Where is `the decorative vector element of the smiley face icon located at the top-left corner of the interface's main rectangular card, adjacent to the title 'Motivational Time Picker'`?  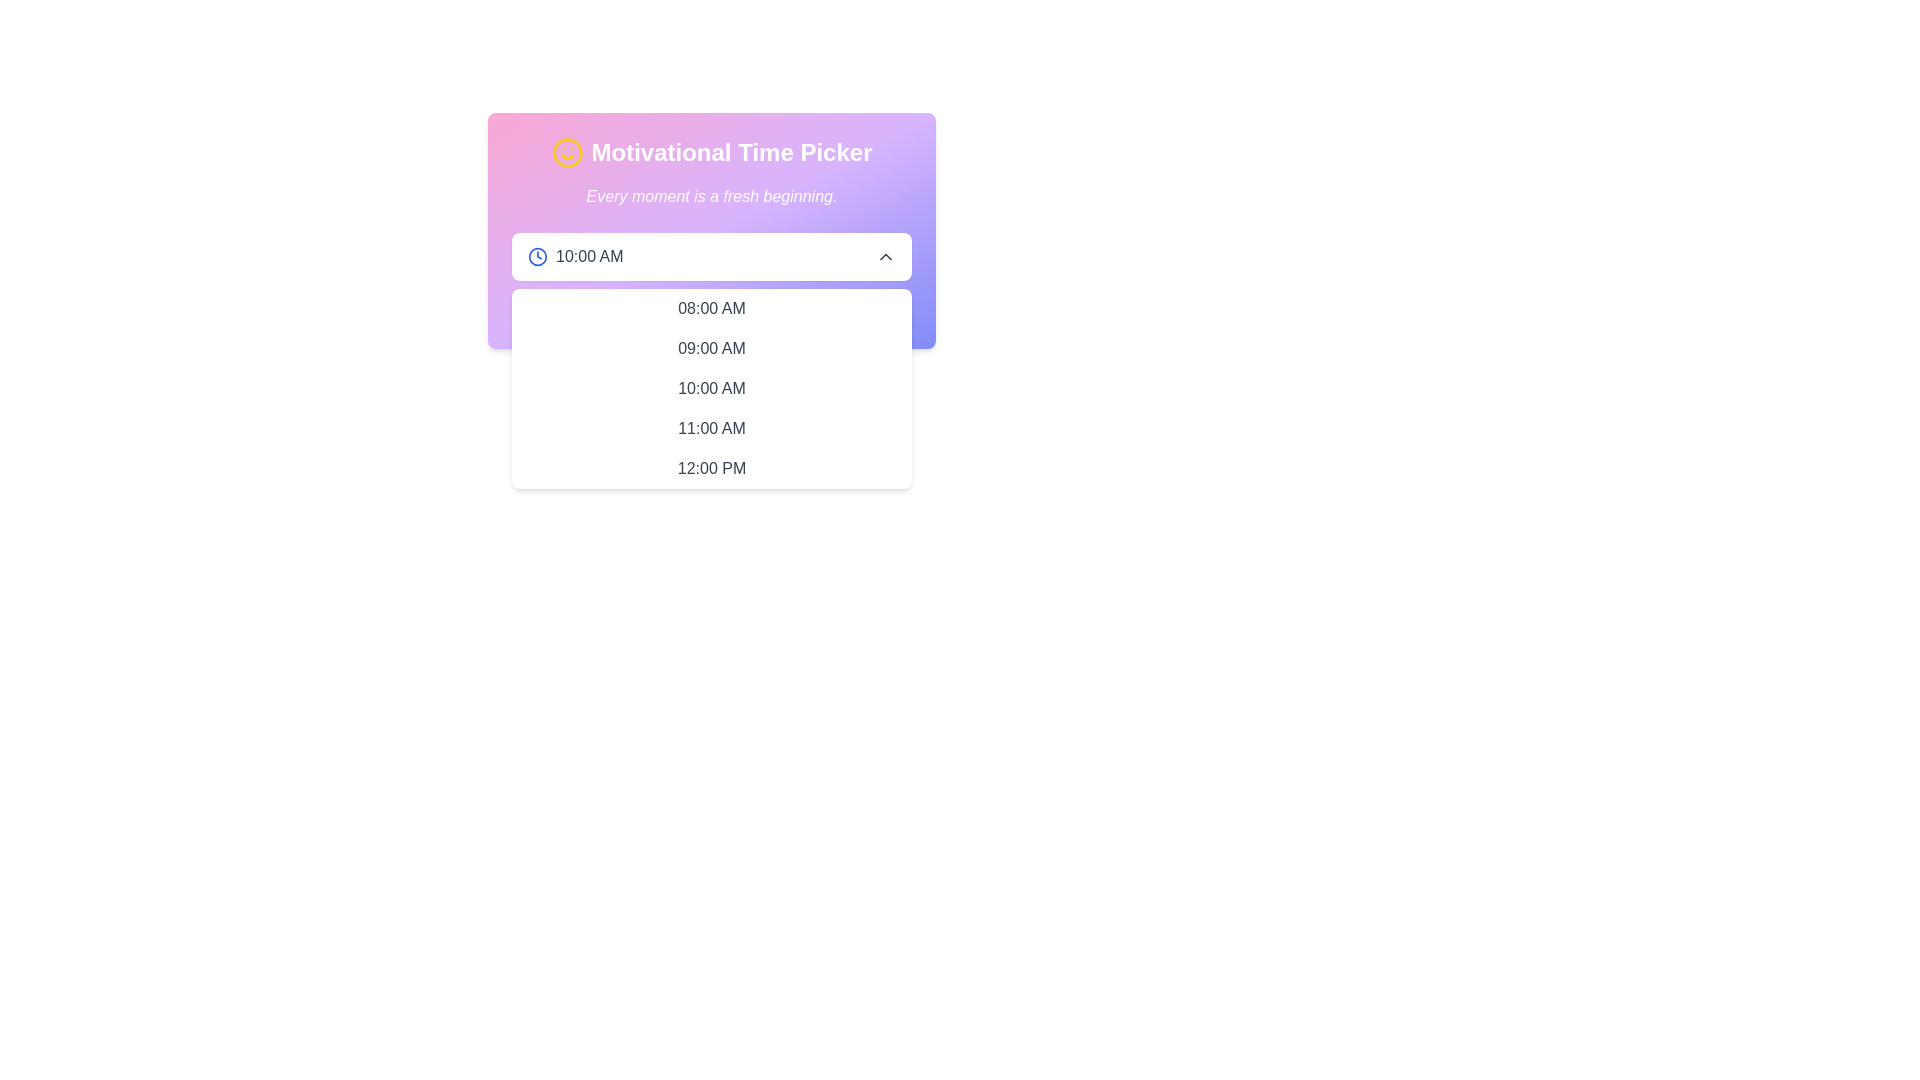 the decorative vector element of the smiley face icon located at the top-left corner of the interface's main rectangular card, adjacent to the title 'Motivational Time Picker' is located at coordinates (566, 152).